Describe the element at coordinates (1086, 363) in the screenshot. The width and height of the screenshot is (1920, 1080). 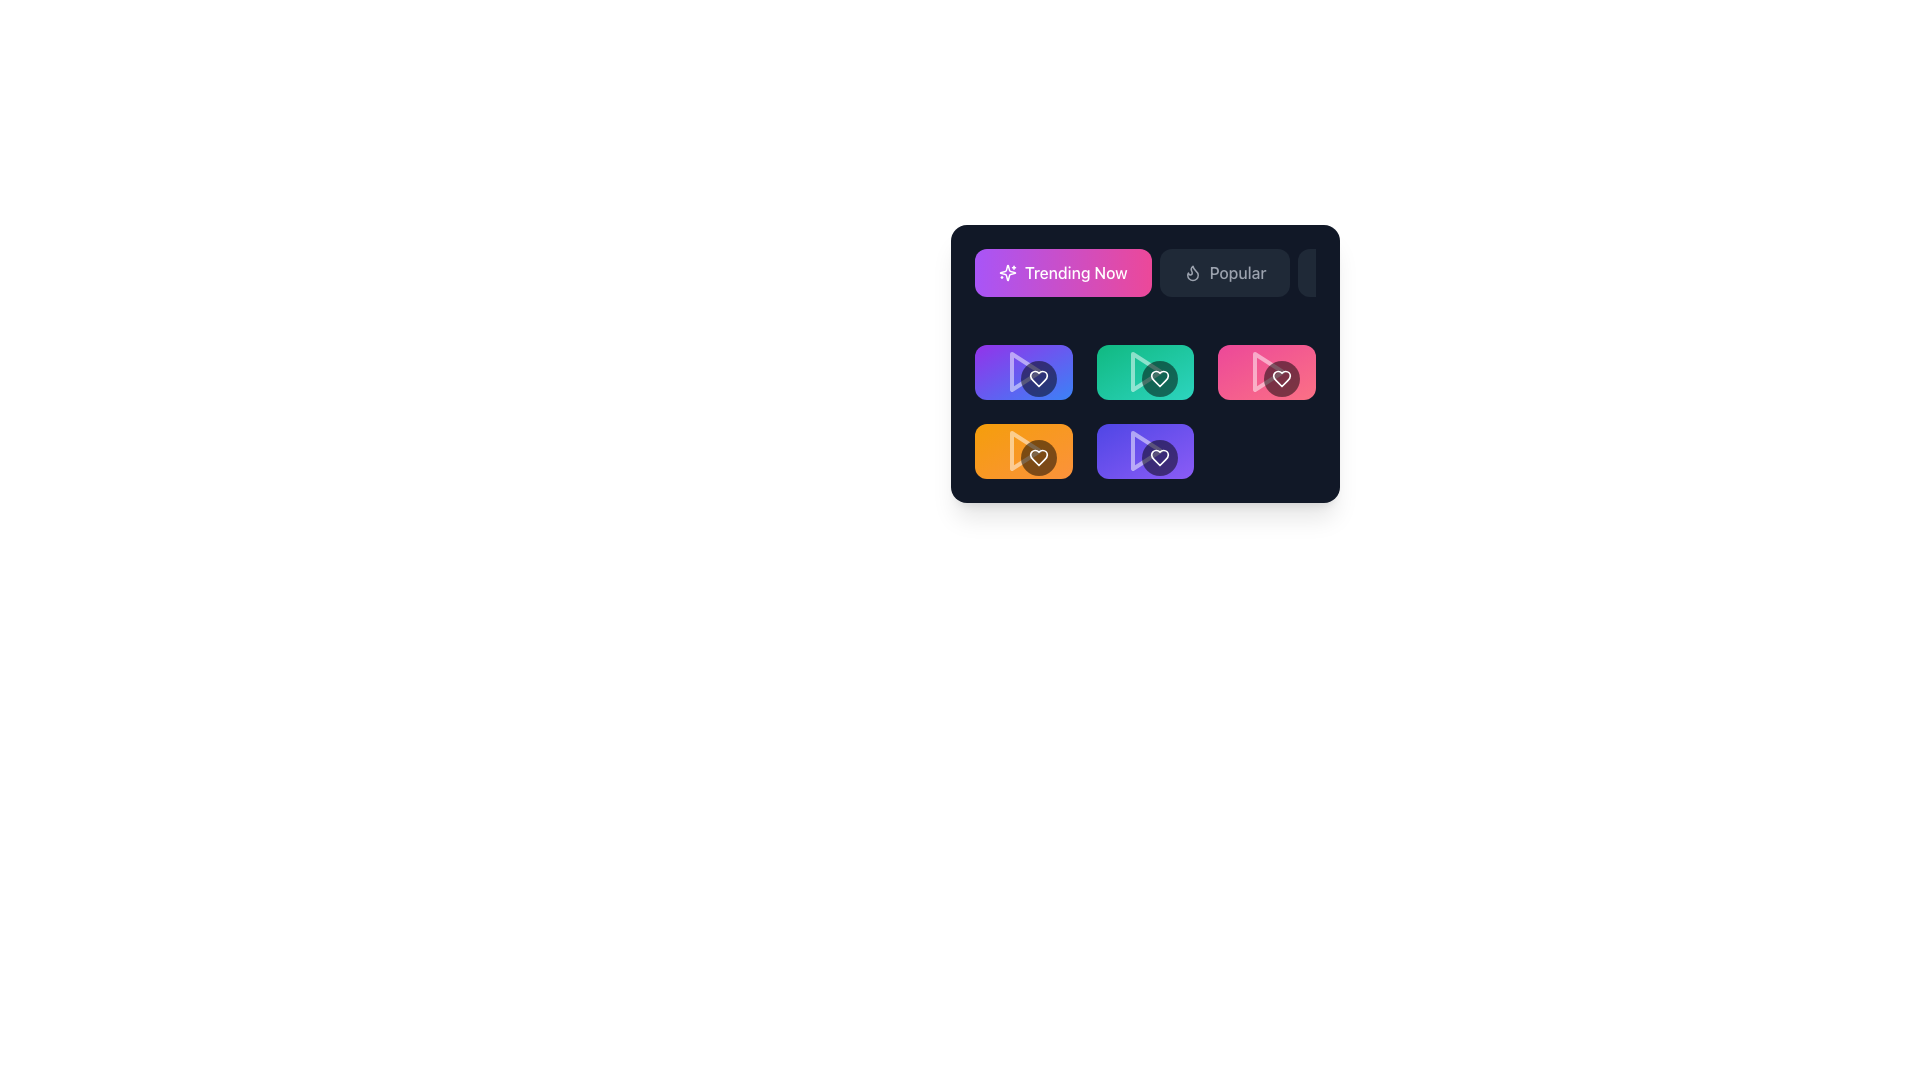
I see `the icon button featuring a white heart outline on a teal background, located in the second column of the first row of the grid` at that location.